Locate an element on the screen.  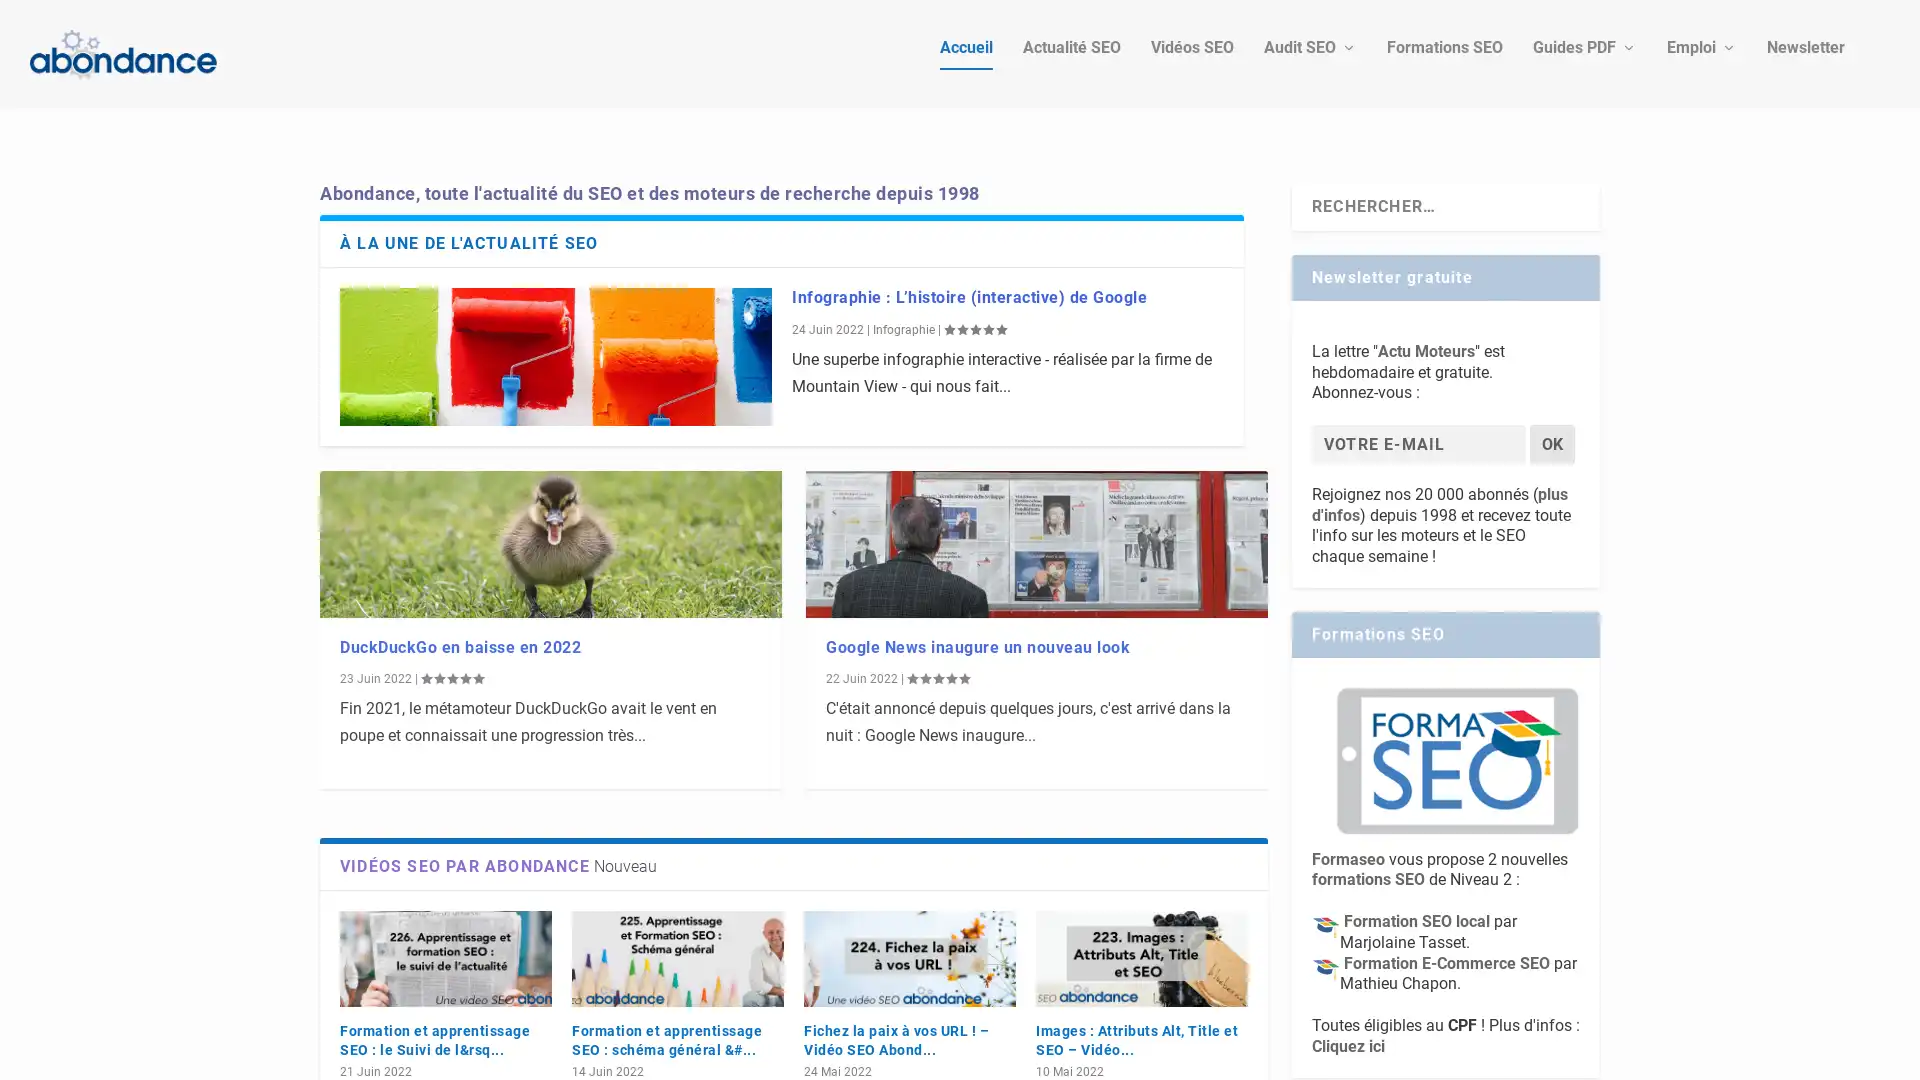
OK is located at coordinates (1551, 410).